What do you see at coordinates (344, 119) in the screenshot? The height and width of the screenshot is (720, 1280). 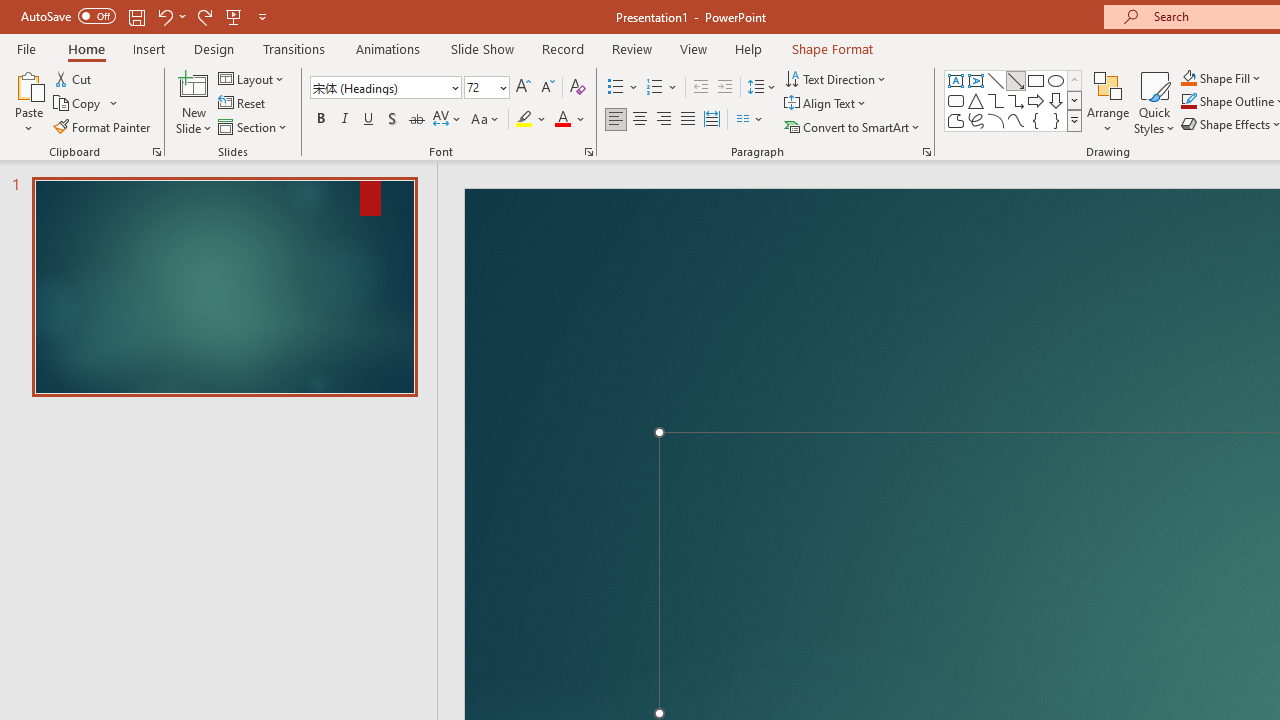 I see `'Italic'` at bounding box center [344, 119].